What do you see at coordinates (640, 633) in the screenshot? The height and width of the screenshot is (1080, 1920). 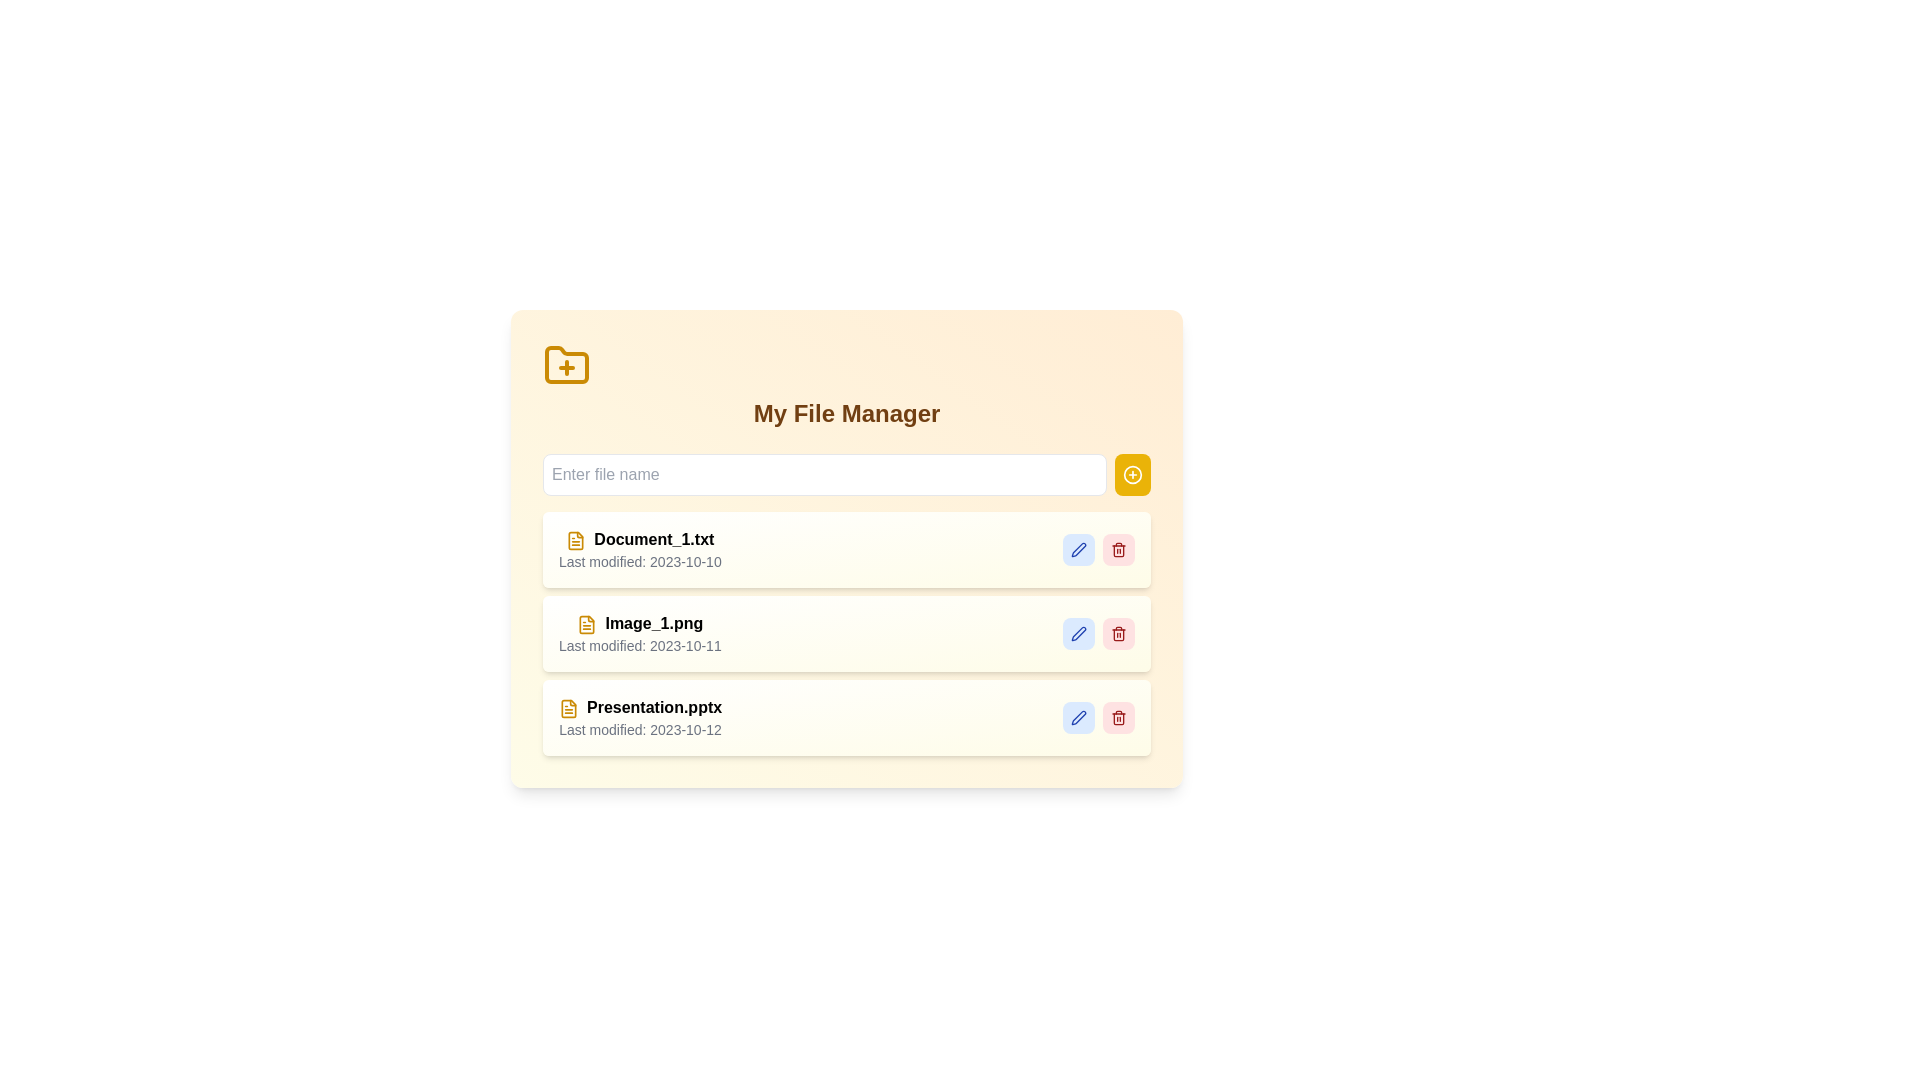 I see `the File item representation of 'Image_1.png' which includes a yellow file icon and last modified date 'Last modified: 2023-10-11'` at bounding box center [640, 633].